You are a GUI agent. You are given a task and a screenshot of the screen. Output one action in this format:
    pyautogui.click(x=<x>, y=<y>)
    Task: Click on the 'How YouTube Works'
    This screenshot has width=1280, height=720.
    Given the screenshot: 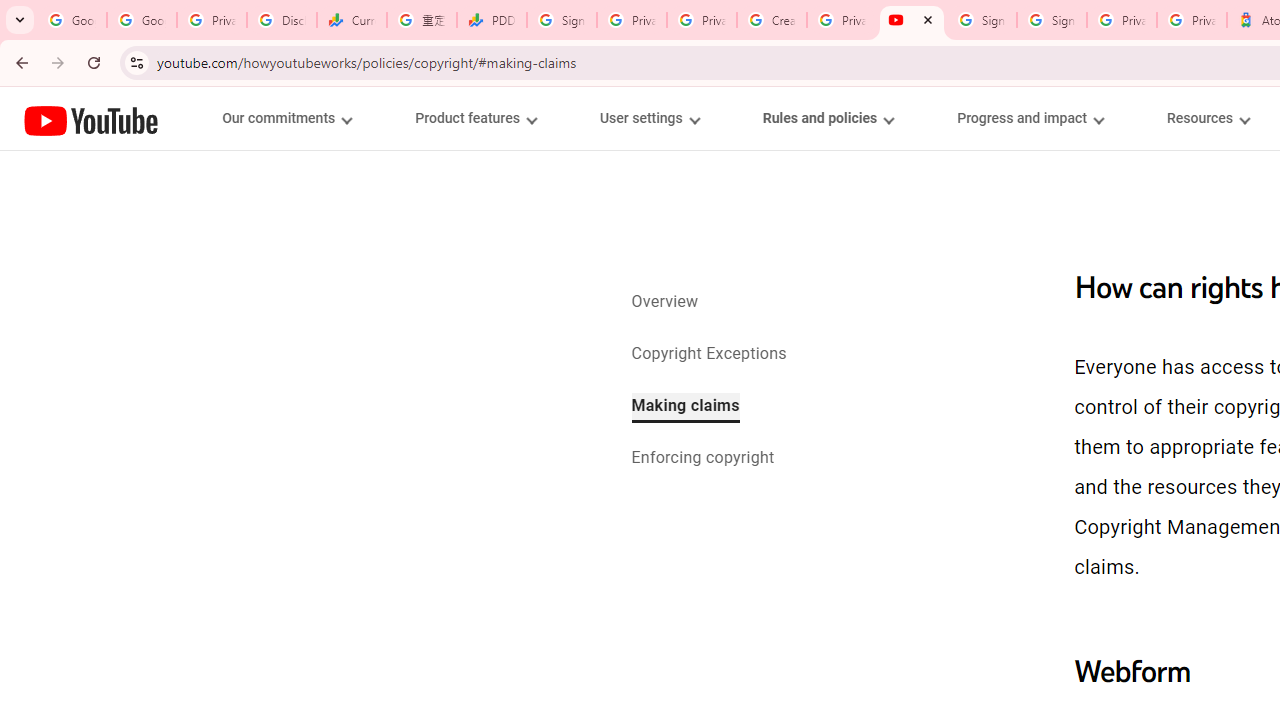 What is the action you would take?
    pyautogui.click(x=90, y=118)
    